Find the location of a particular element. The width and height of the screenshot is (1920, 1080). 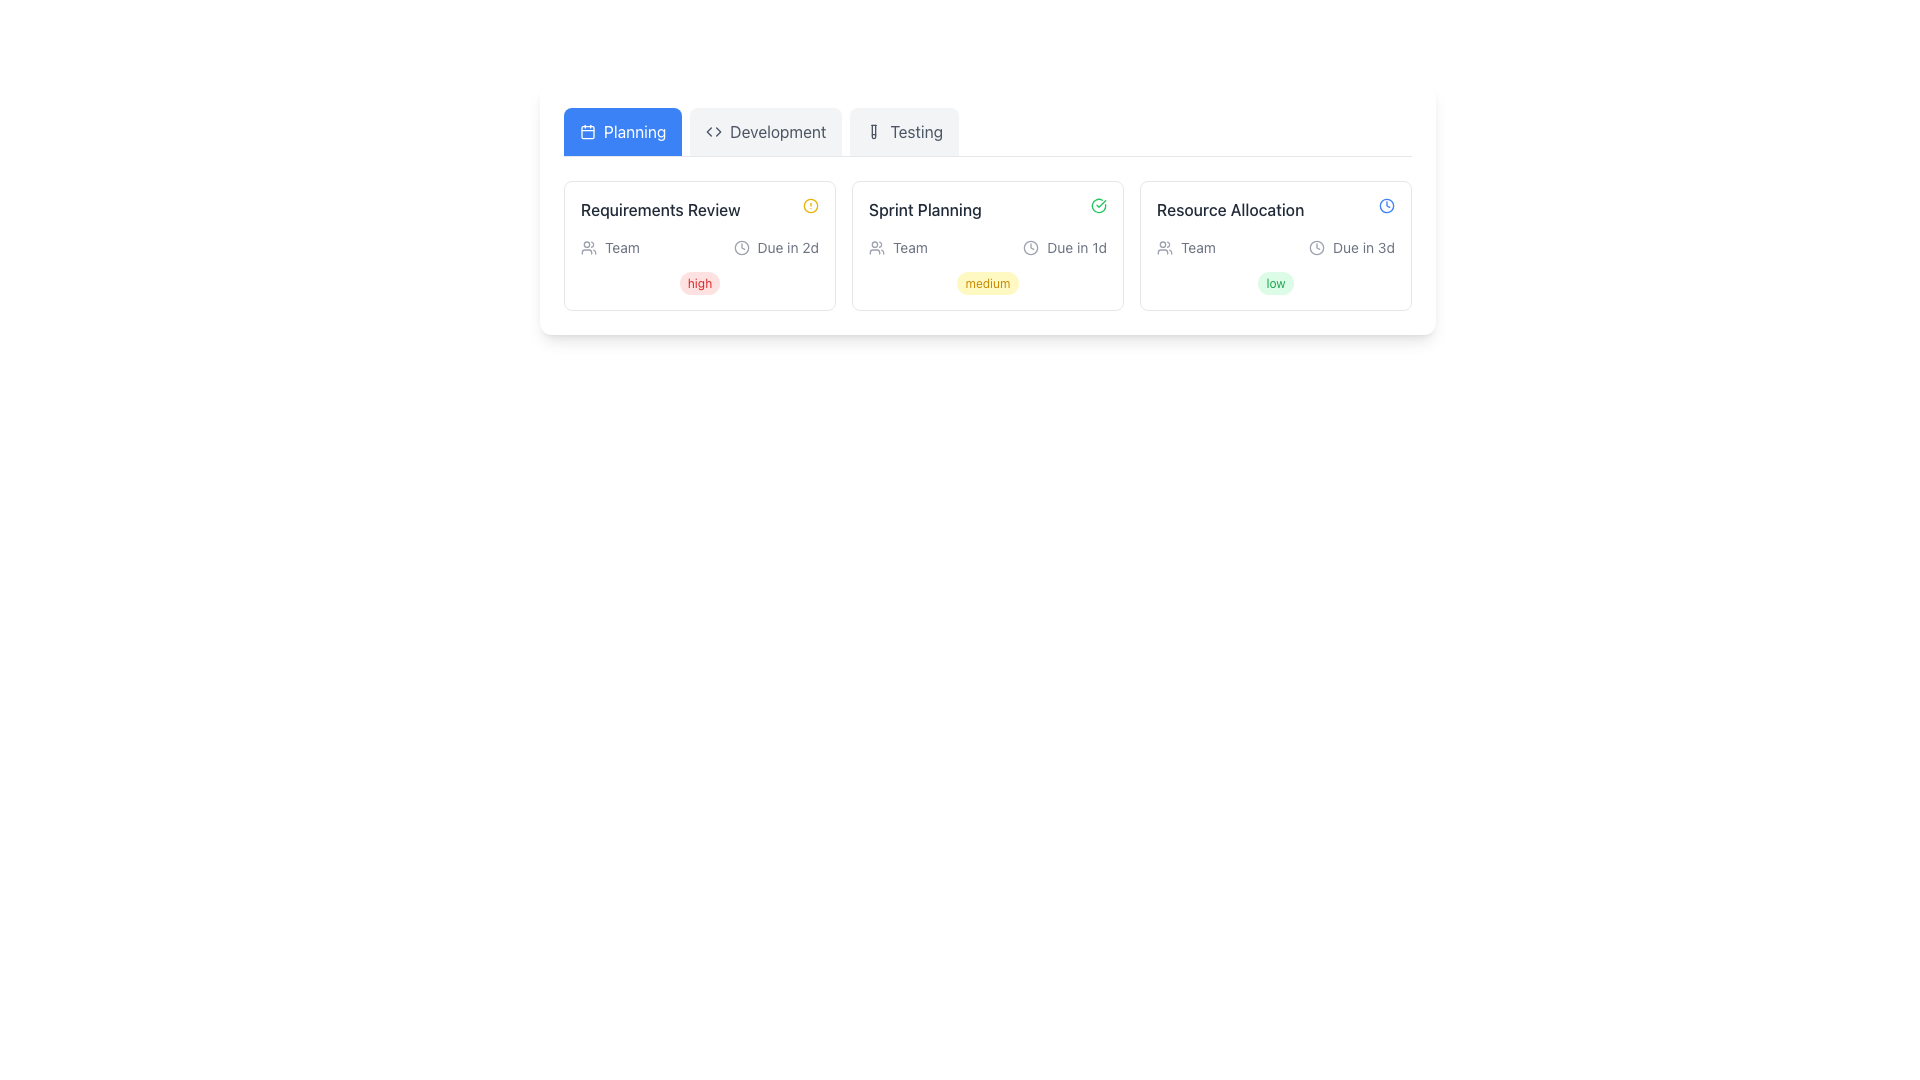

the Informative label component displaying 'Due in 1d' with a clock icon, located in the 'Sprint Planning' section beneath the task title is located at coordinates (1064, 246).